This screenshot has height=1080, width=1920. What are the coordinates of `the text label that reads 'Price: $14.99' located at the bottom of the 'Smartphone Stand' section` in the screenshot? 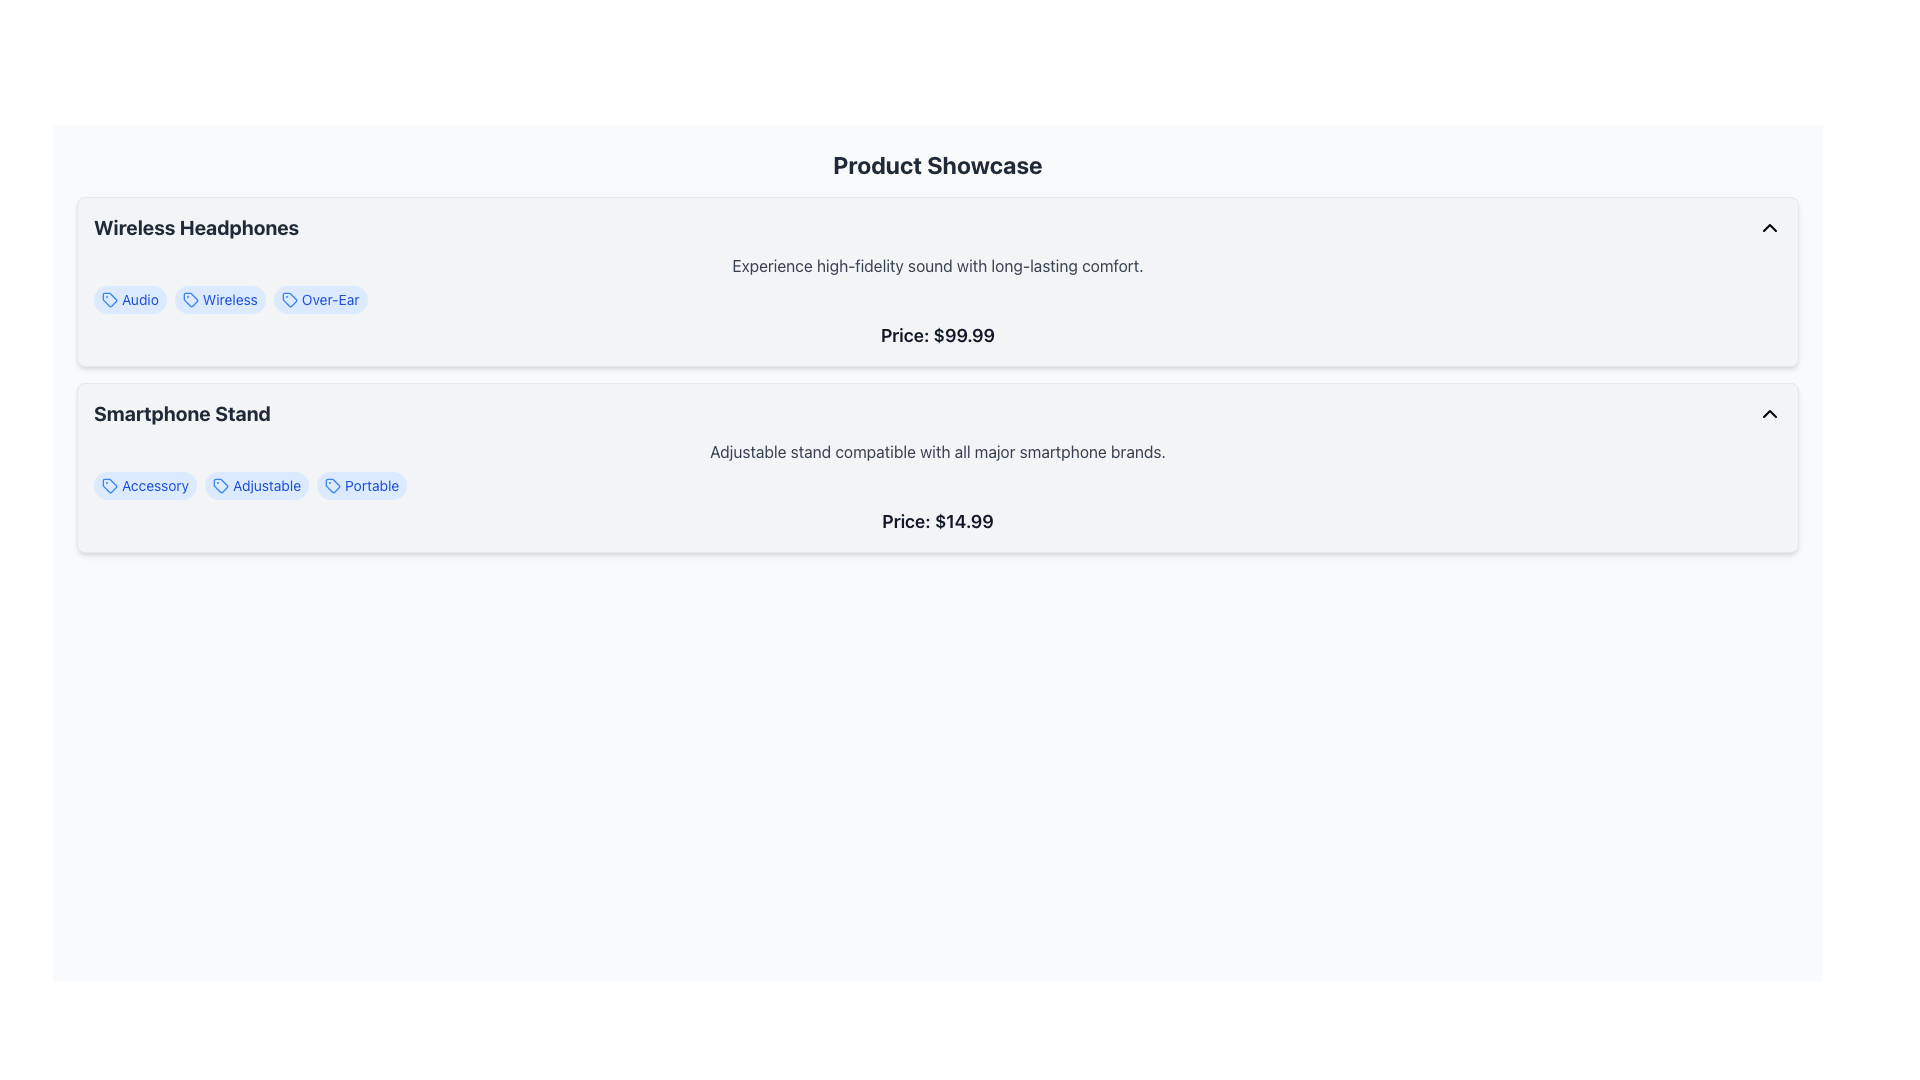 It's located at (936, 520).